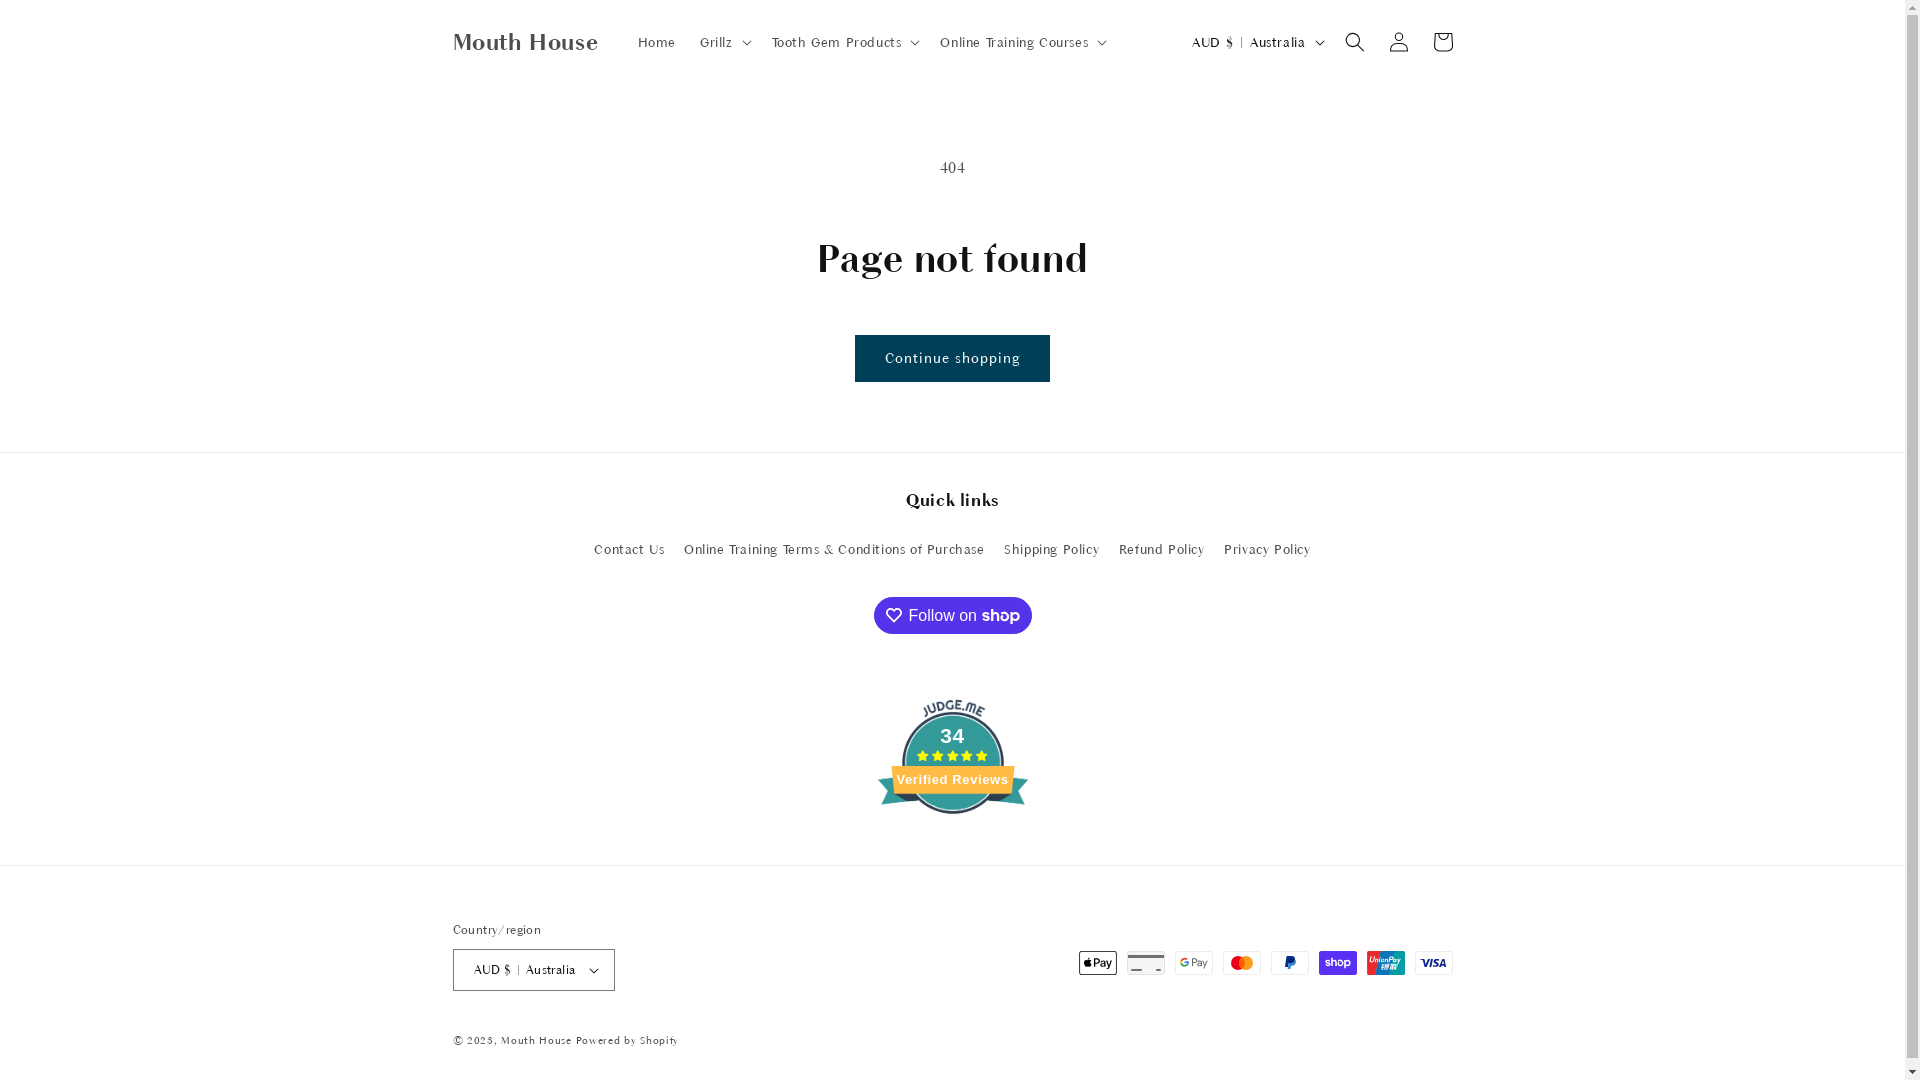 This screenshot has height=1080, width=1920. Describe the element at coordinates (1255, 42) in the screenshot. I see `'AUD $ | Australia'` at that location.